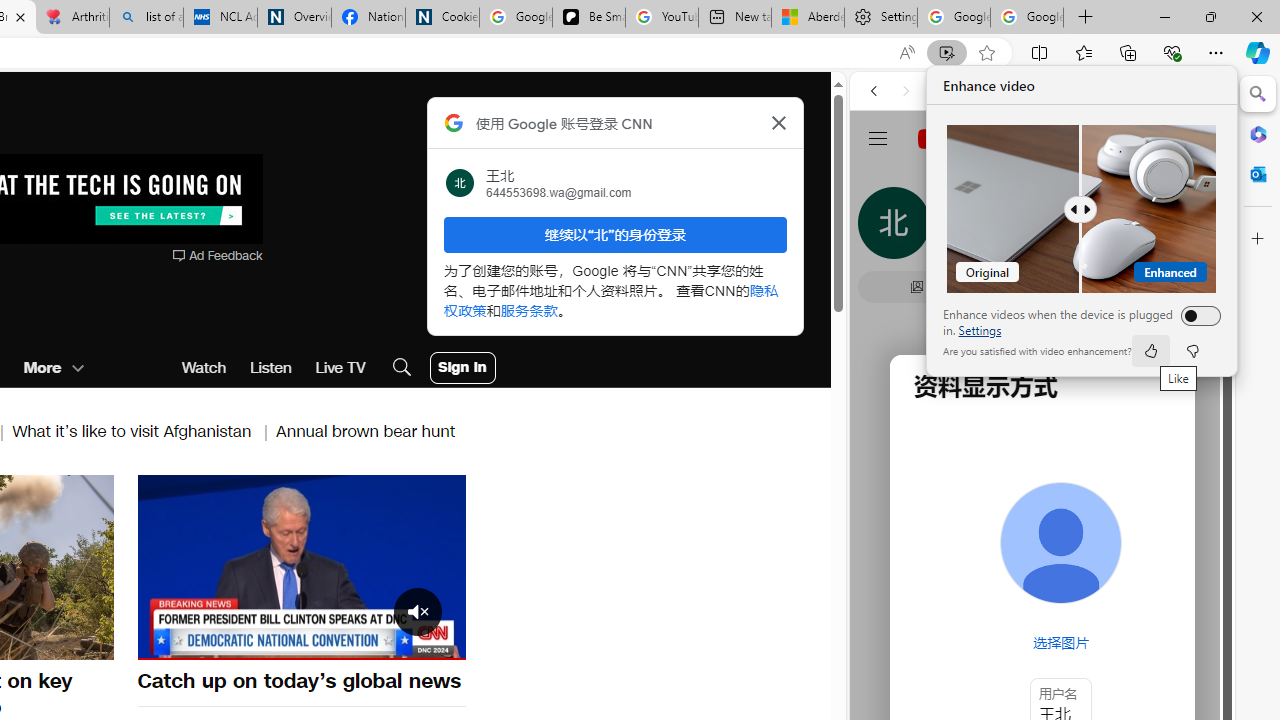 The image size is (1280, 720). I want to click on 'like', so click(1150, 350).